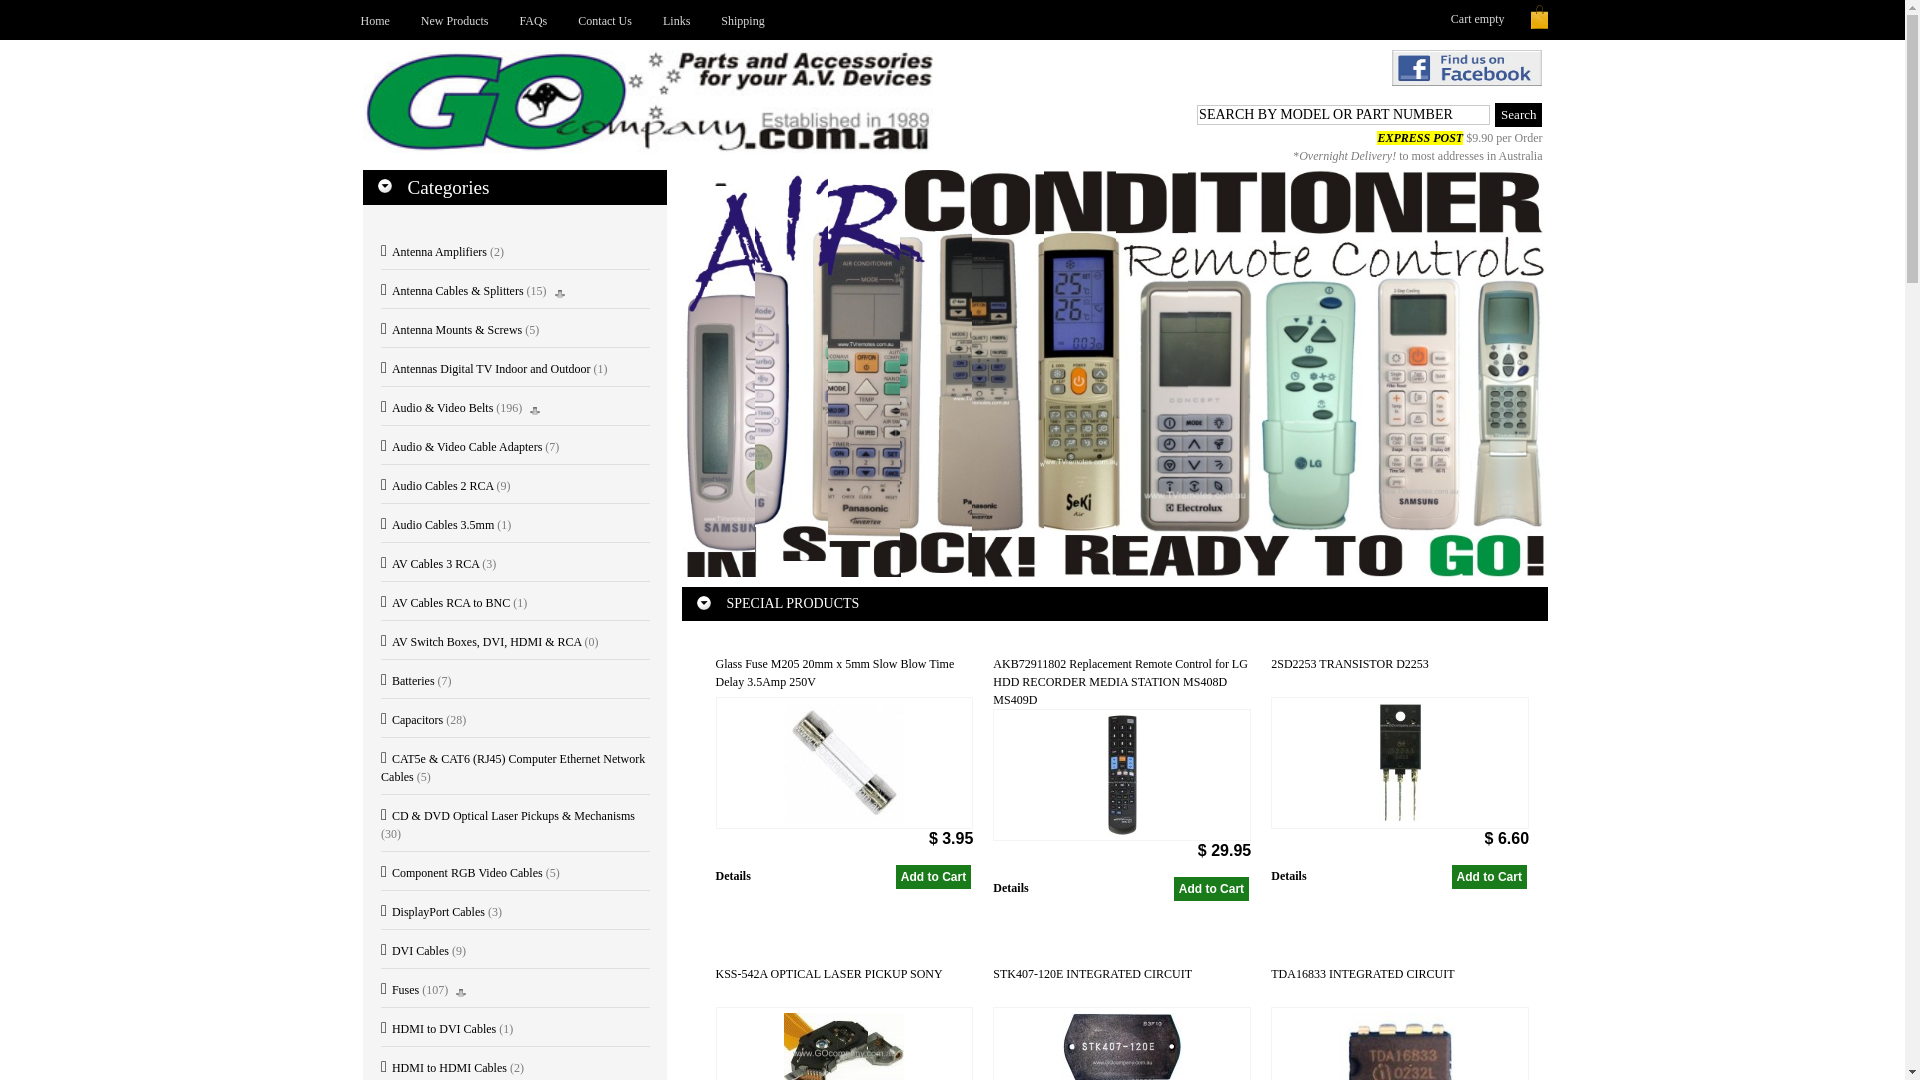 The image size is (1920, 1080). What do you see at coordinates (413, 950) in the screenshot?
I see `'DVI Cables'` at bounding box center [413, 950].